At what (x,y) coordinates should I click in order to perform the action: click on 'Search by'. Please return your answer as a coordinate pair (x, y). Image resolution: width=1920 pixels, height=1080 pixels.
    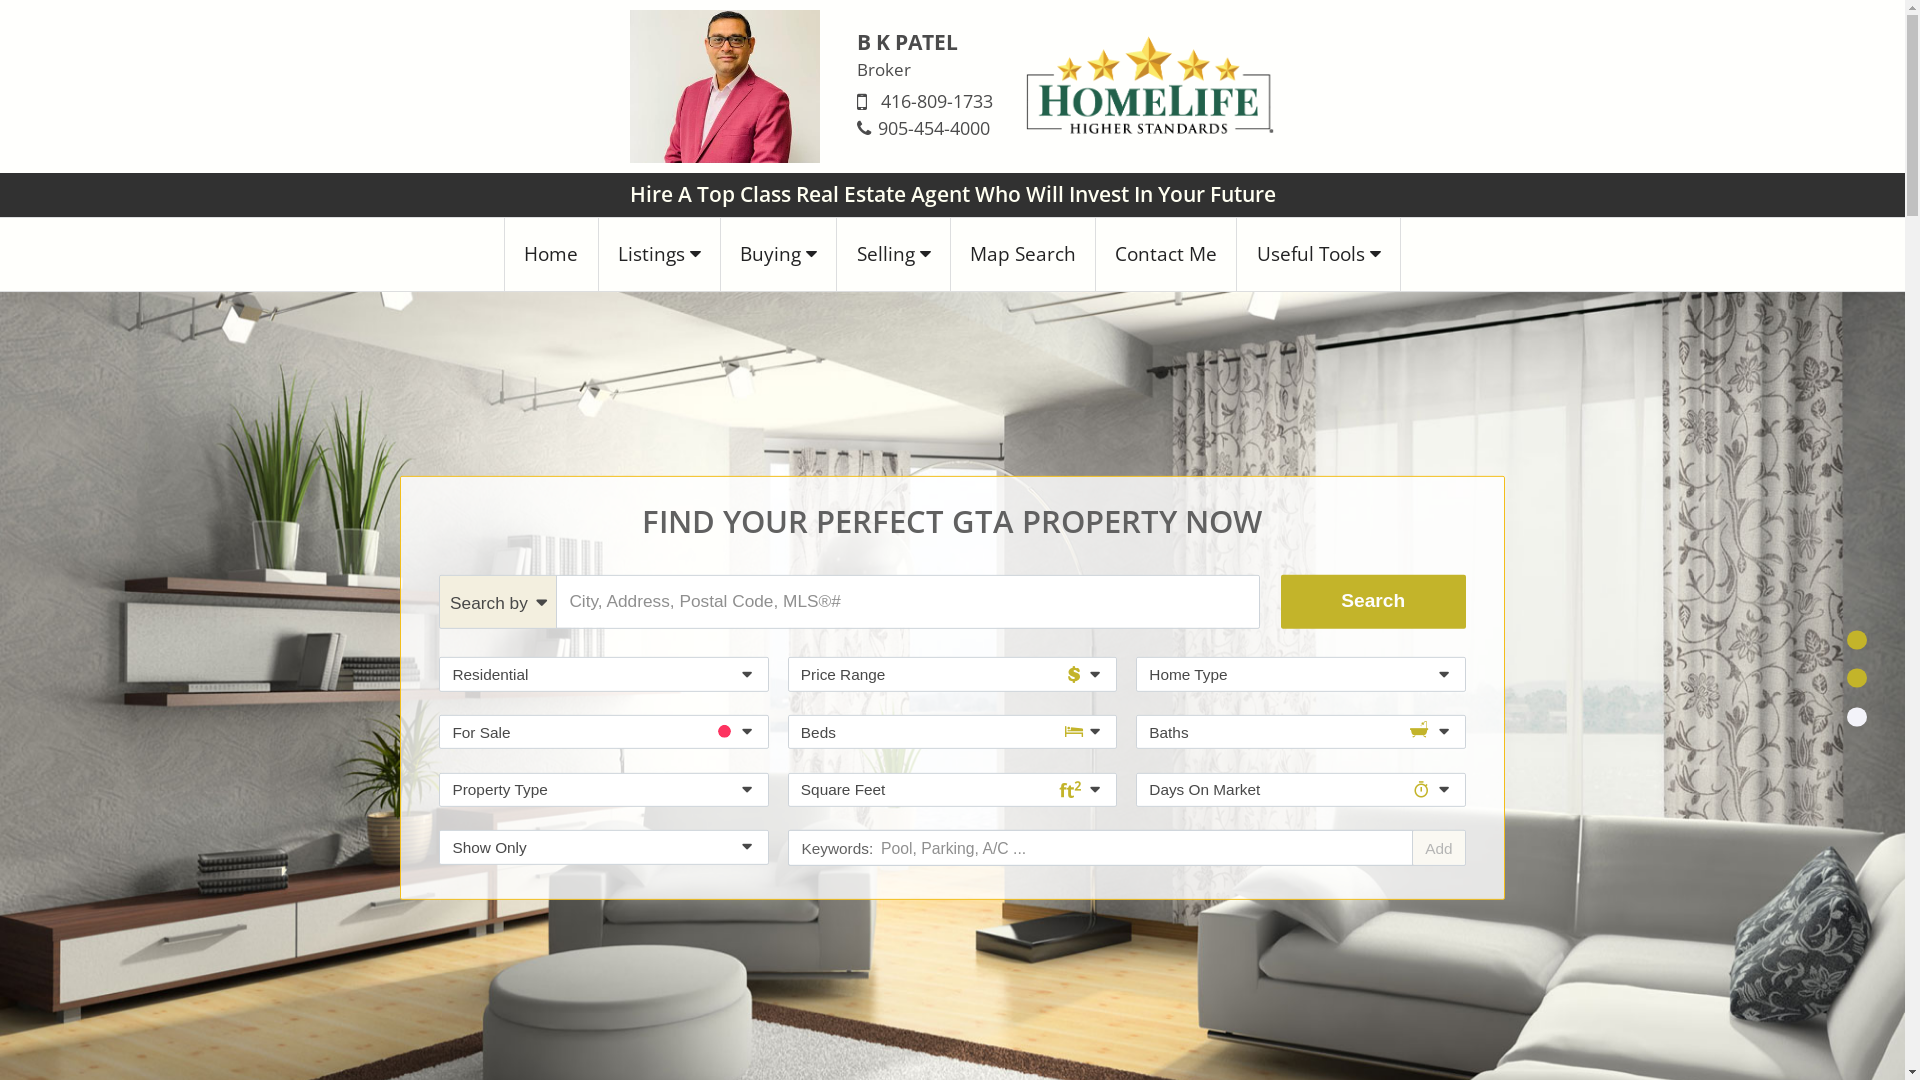
    Looking at the image, I should click on (498, 600).